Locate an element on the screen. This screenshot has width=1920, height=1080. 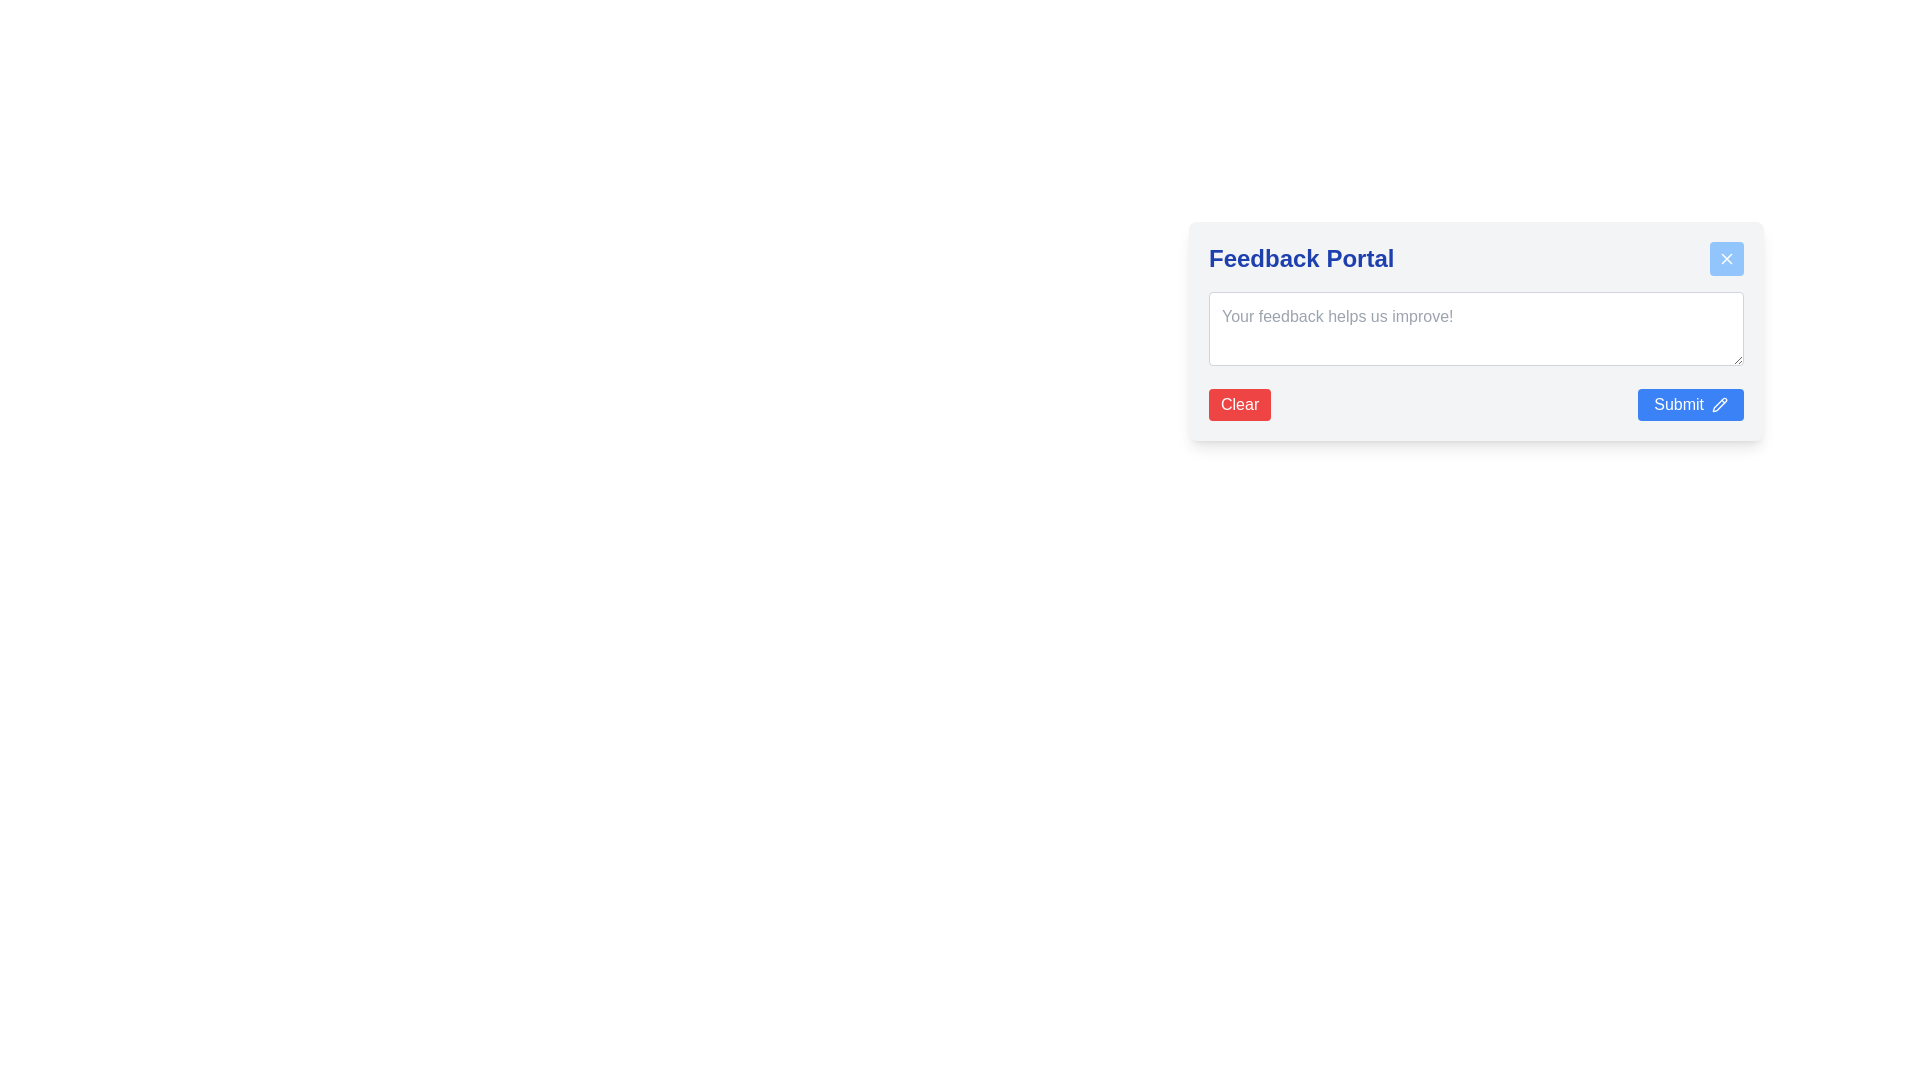
the pencil icon, which is part of the 'Submit' button in the 'Feedback Portal' modal is located at coordinates (1718, 405).